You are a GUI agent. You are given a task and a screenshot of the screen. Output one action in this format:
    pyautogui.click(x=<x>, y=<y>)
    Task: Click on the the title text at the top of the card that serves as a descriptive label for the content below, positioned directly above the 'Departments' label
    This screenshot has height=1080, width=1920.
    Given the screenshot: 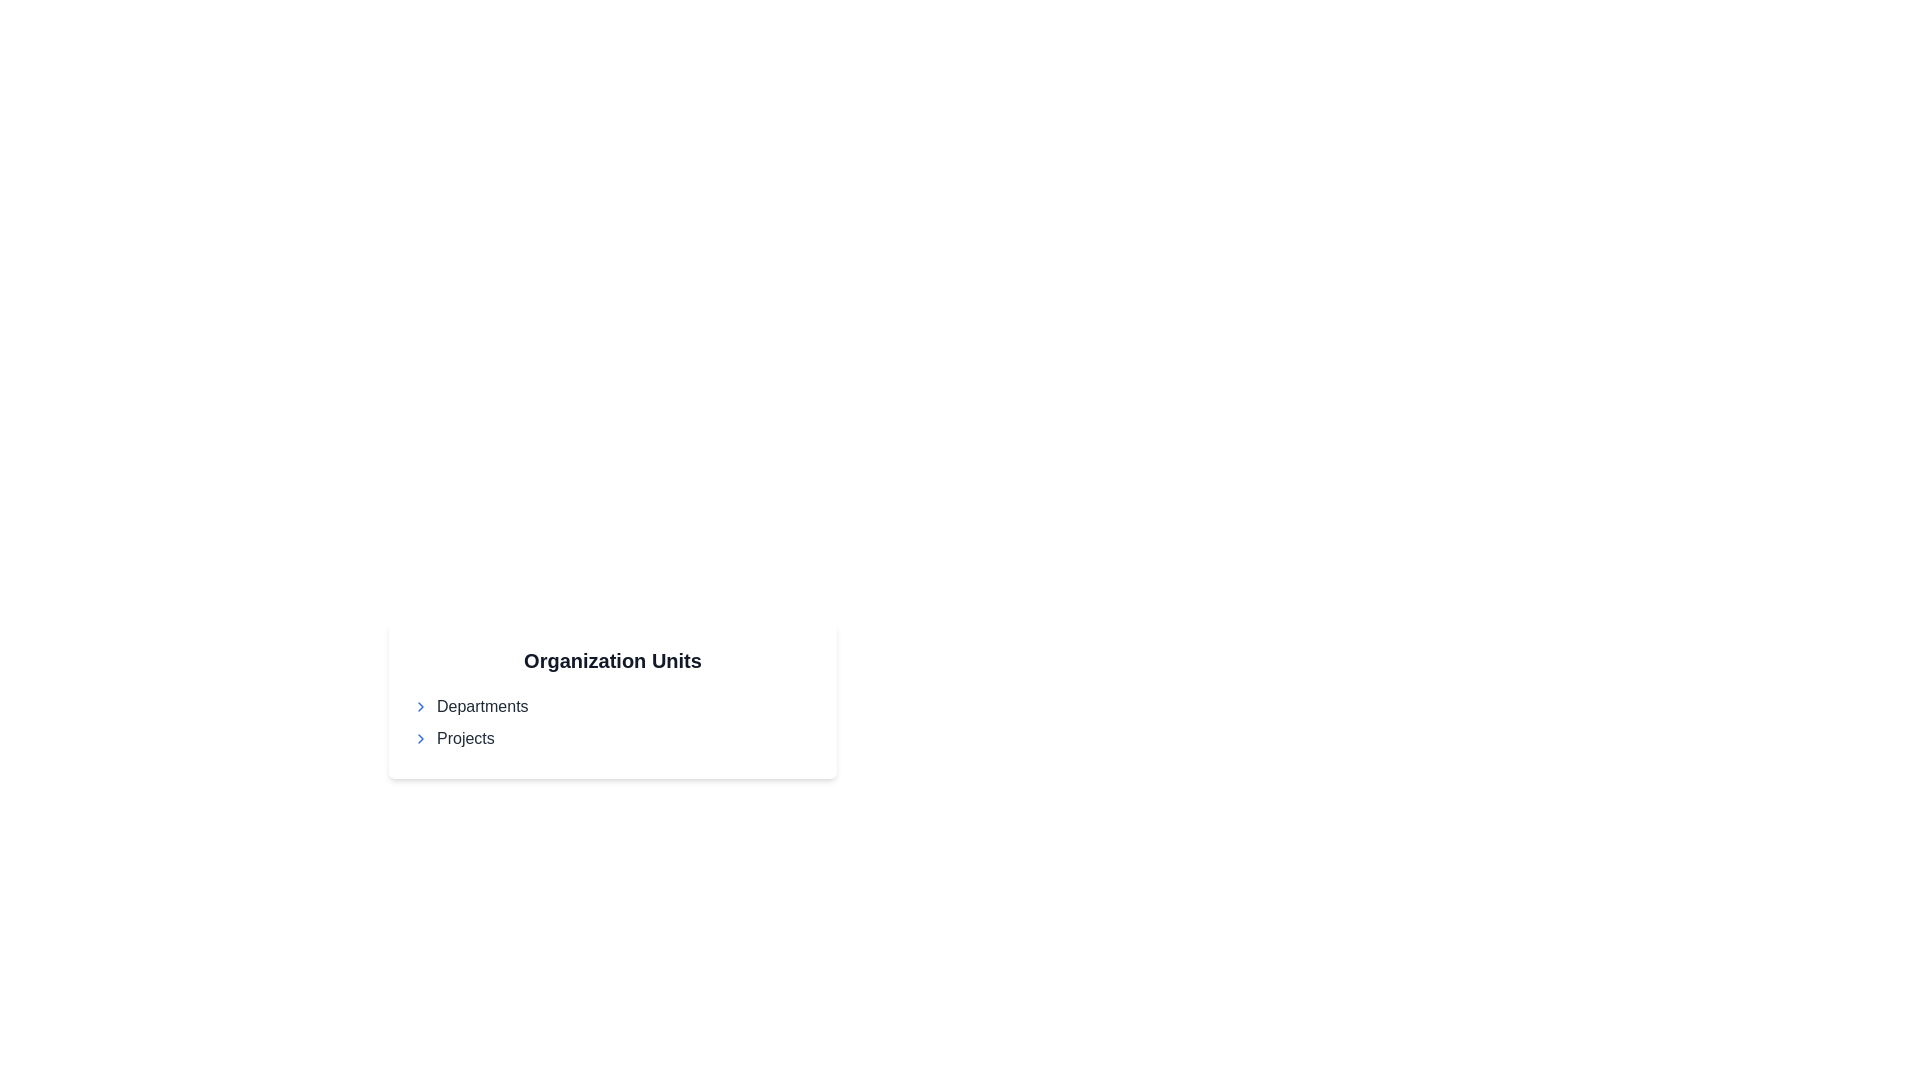 What is the action you would take?
    pyautogui.click(x=612, y=660)
    